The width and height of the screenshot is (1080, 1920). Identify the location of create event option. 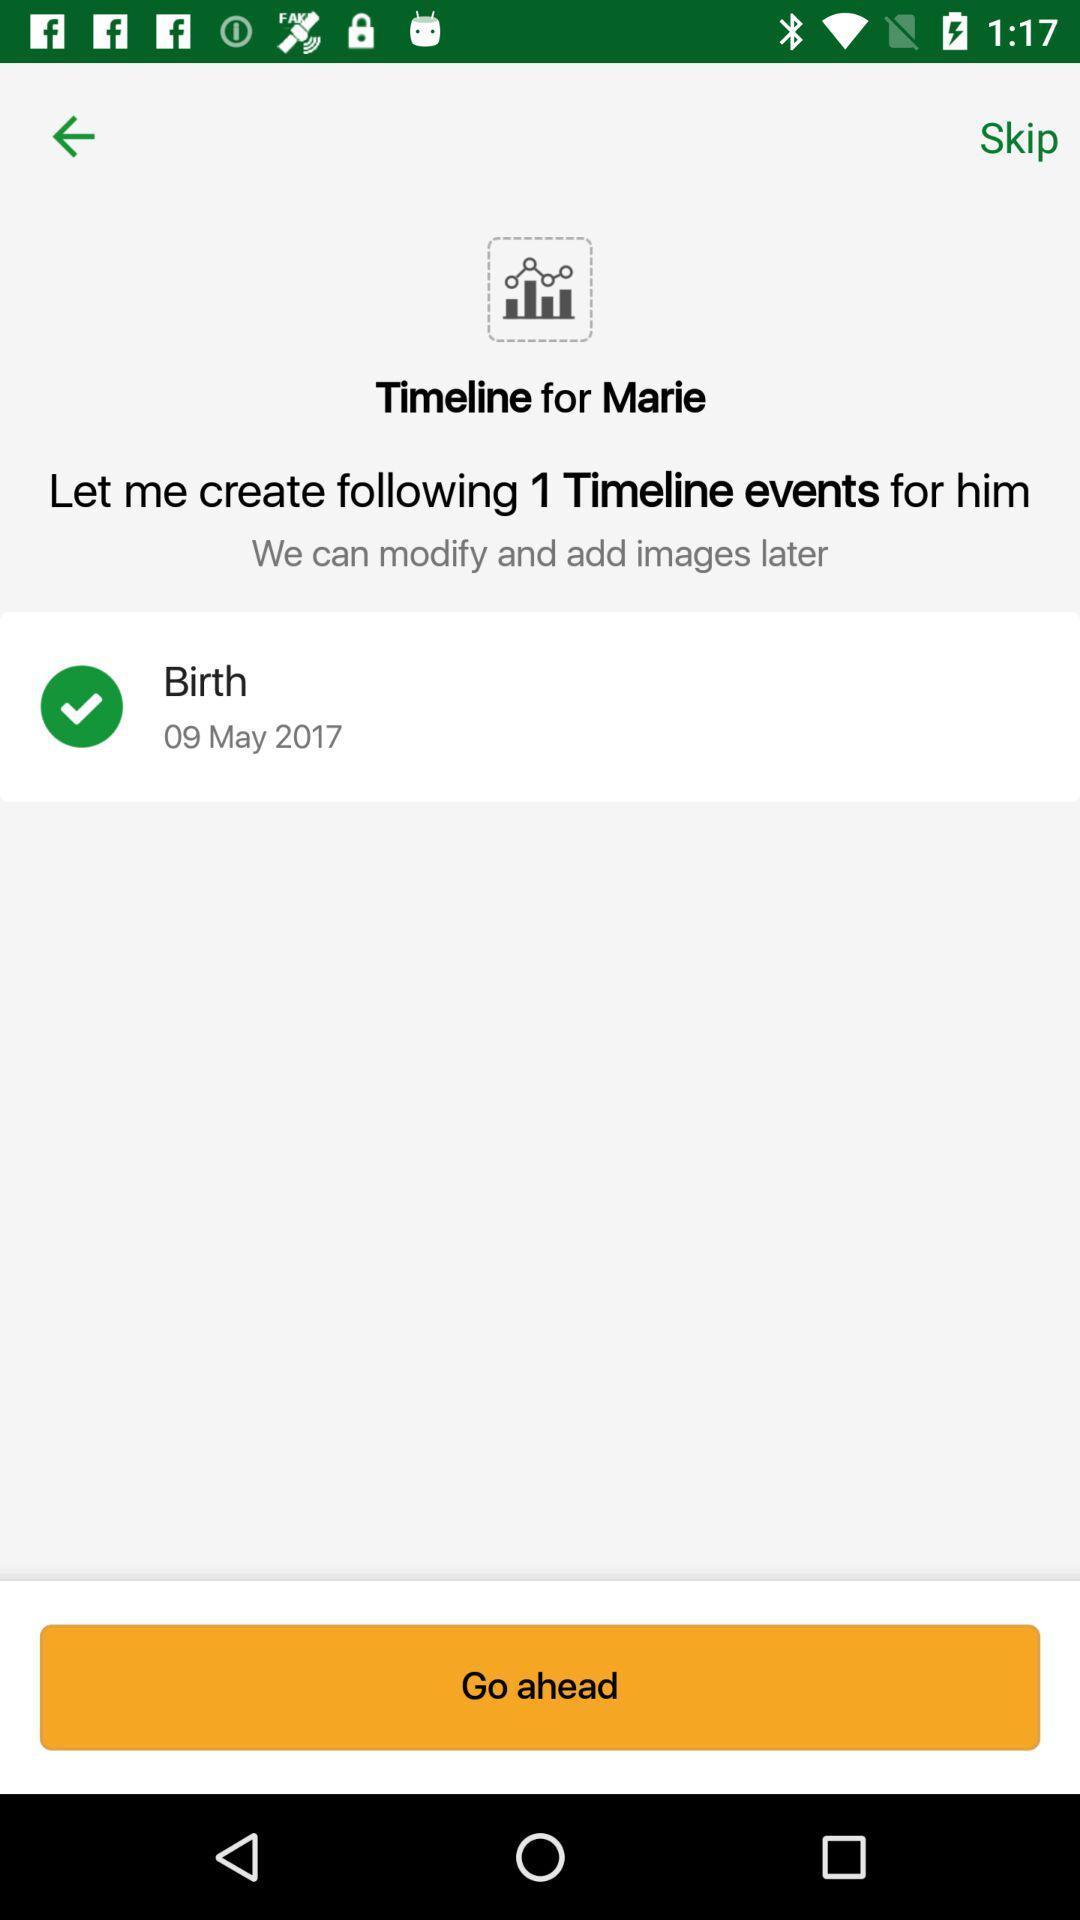
(101, 706).